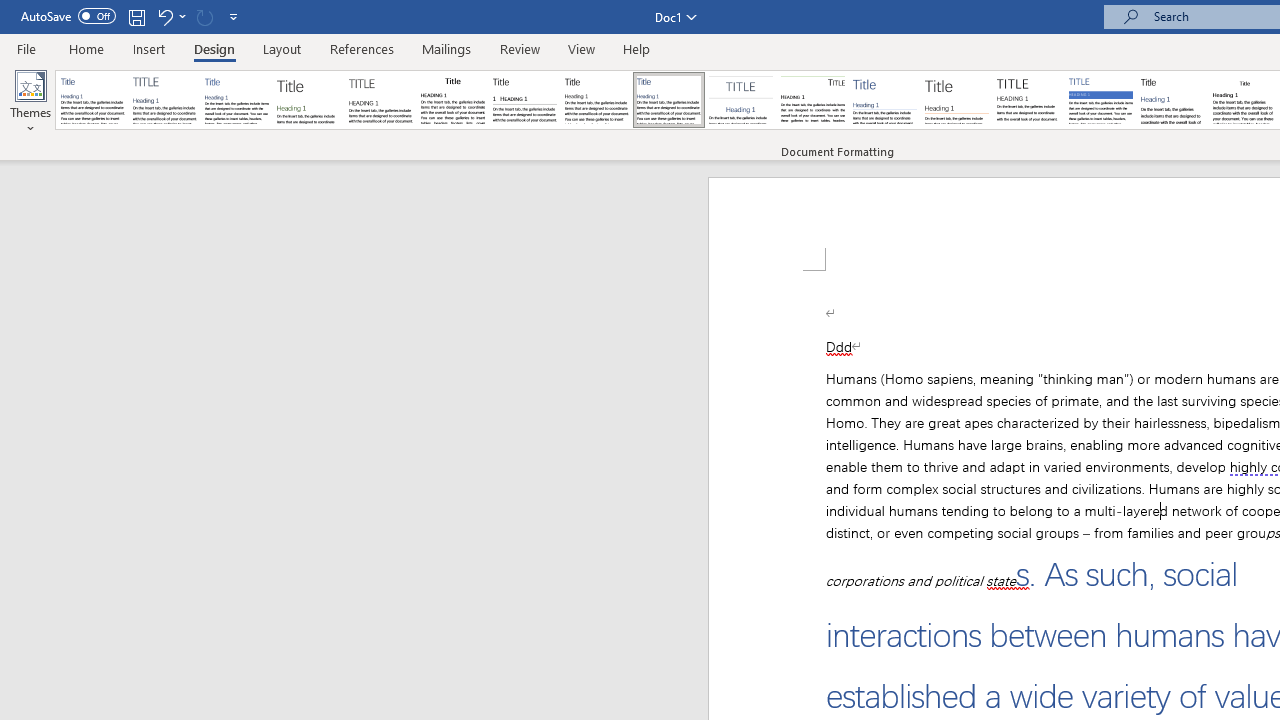 The width and height of the screenshot is (1280, 720). What do you see at coordinates (236, 100) in the screenshot?
I see `'Basic (Simple)'` at bounding box center [236, 100].